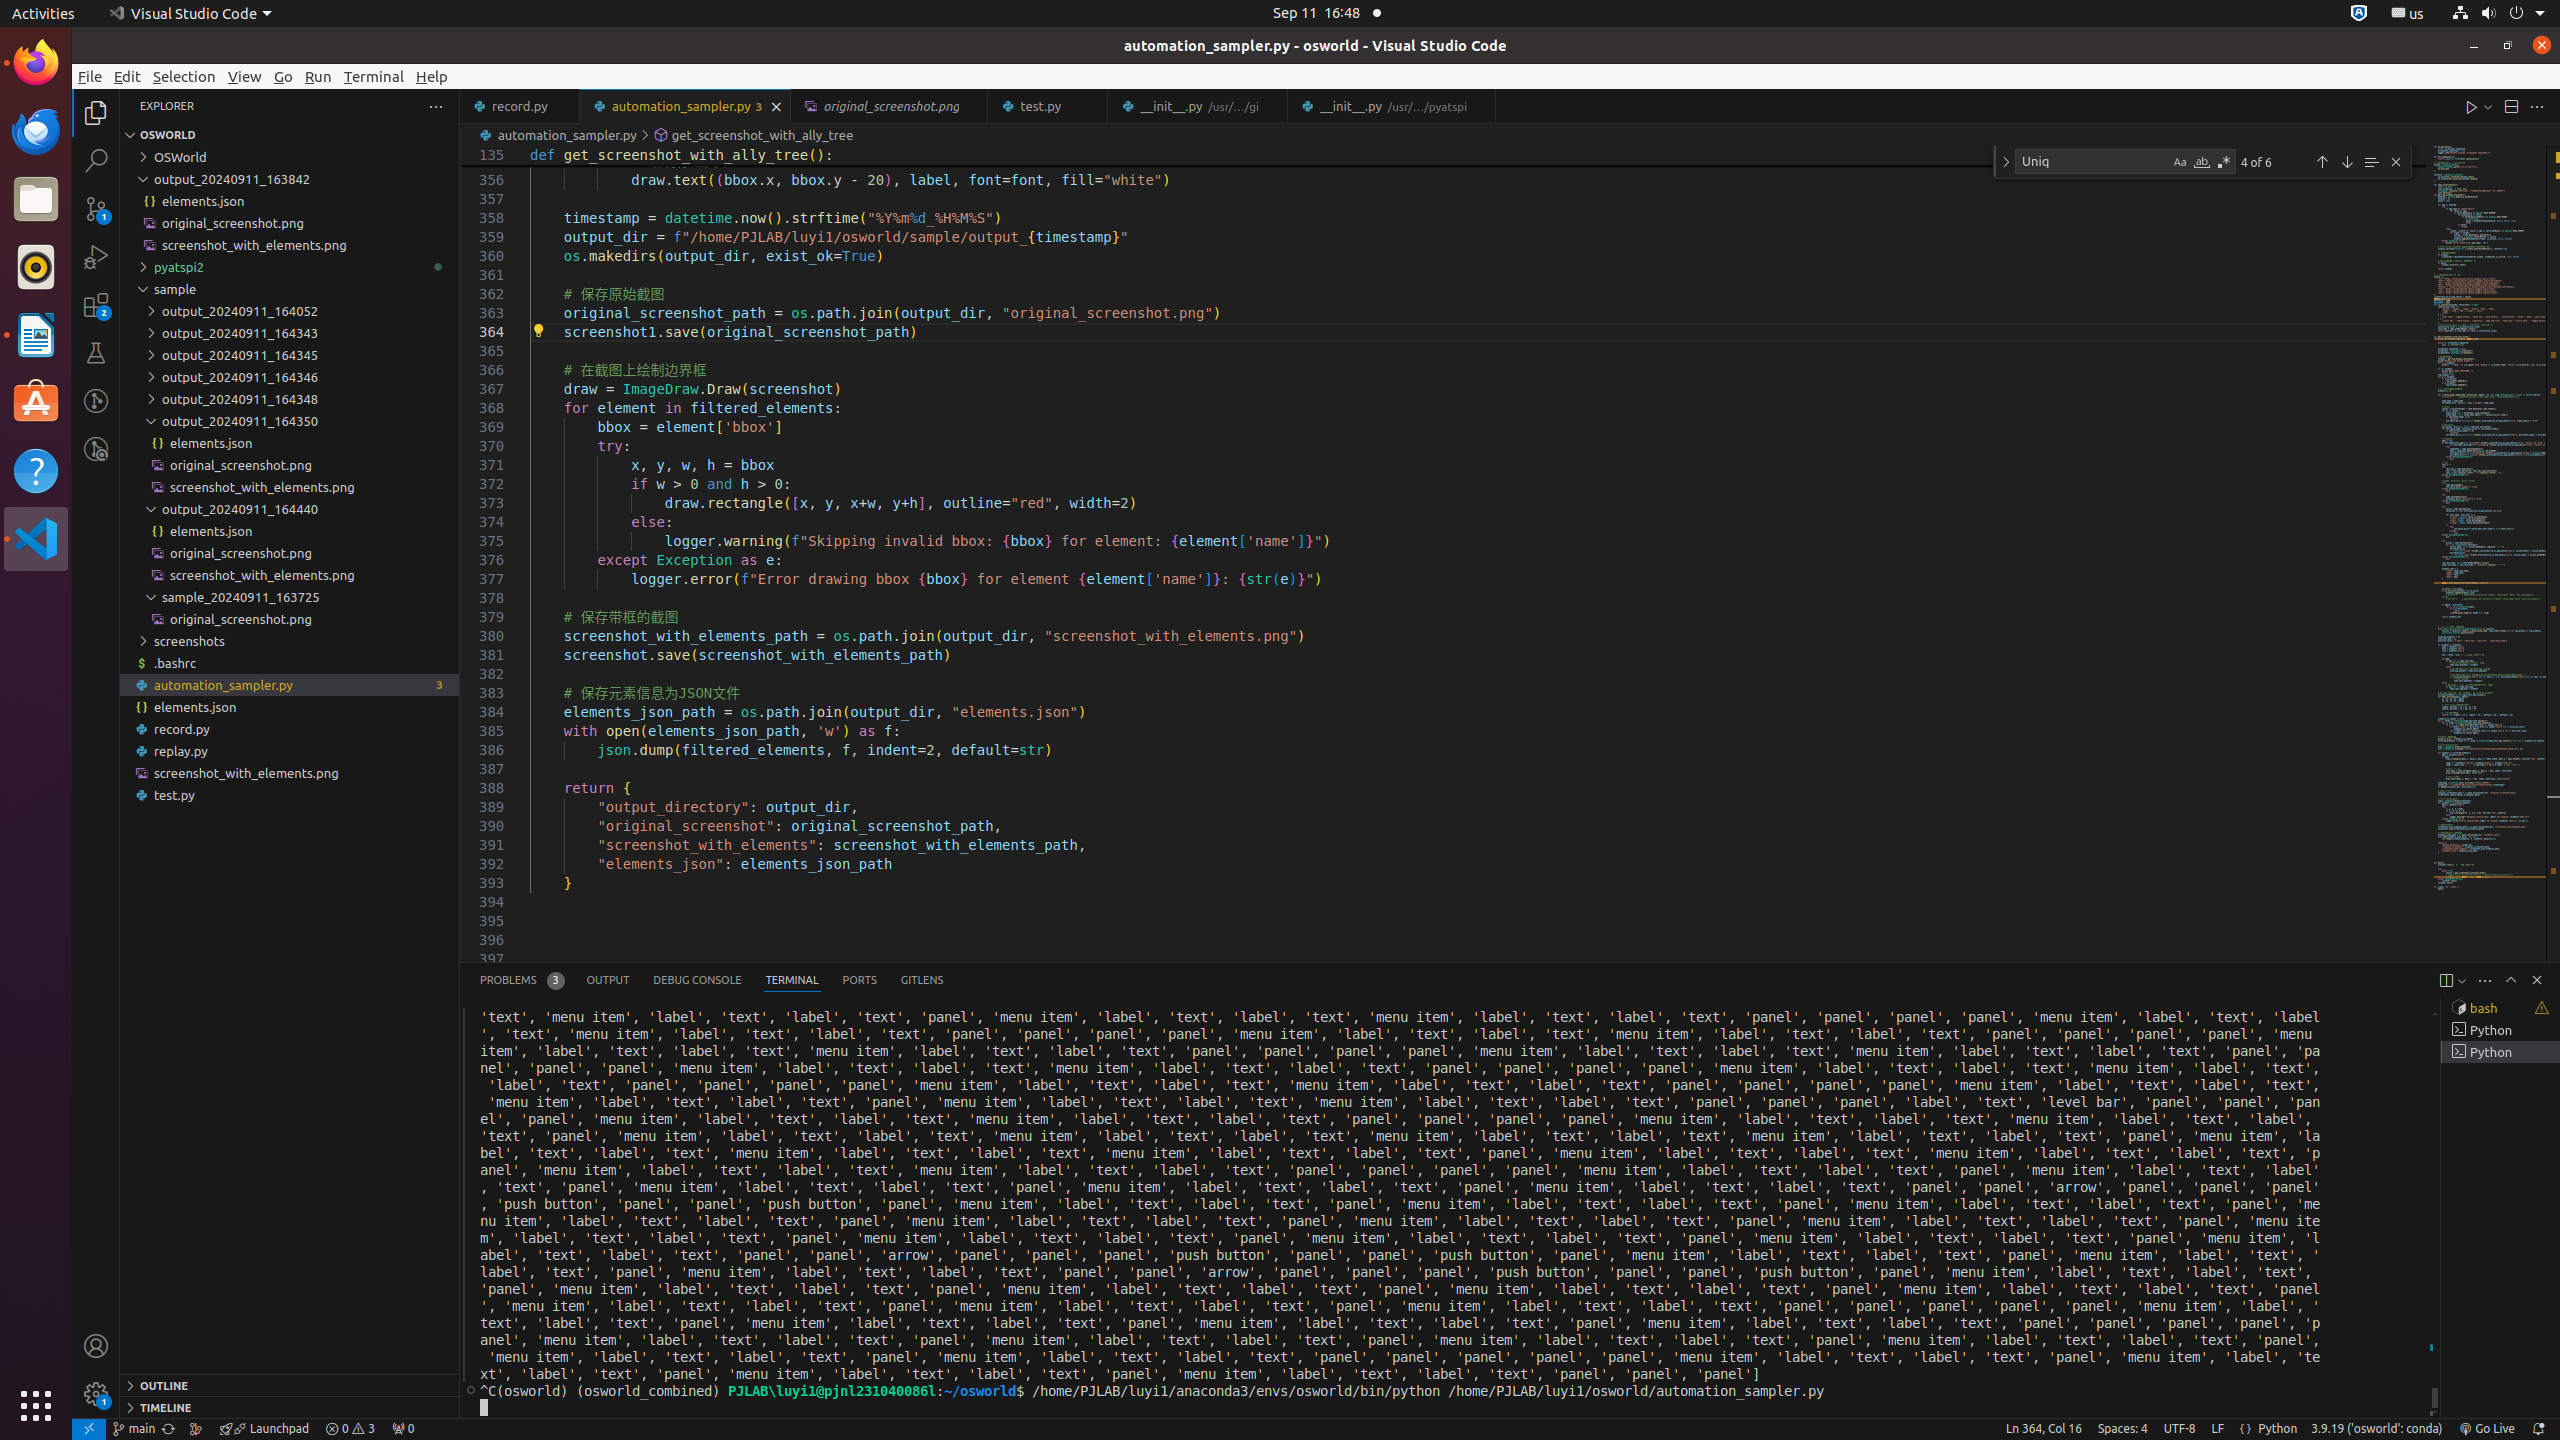 The height and width of the screenshot is (1440, 2560). What do you see at coordinates (2347, 160) in the screenshot?
I see `'Next Match (Enter)'` at bounding box center [2347, 160].